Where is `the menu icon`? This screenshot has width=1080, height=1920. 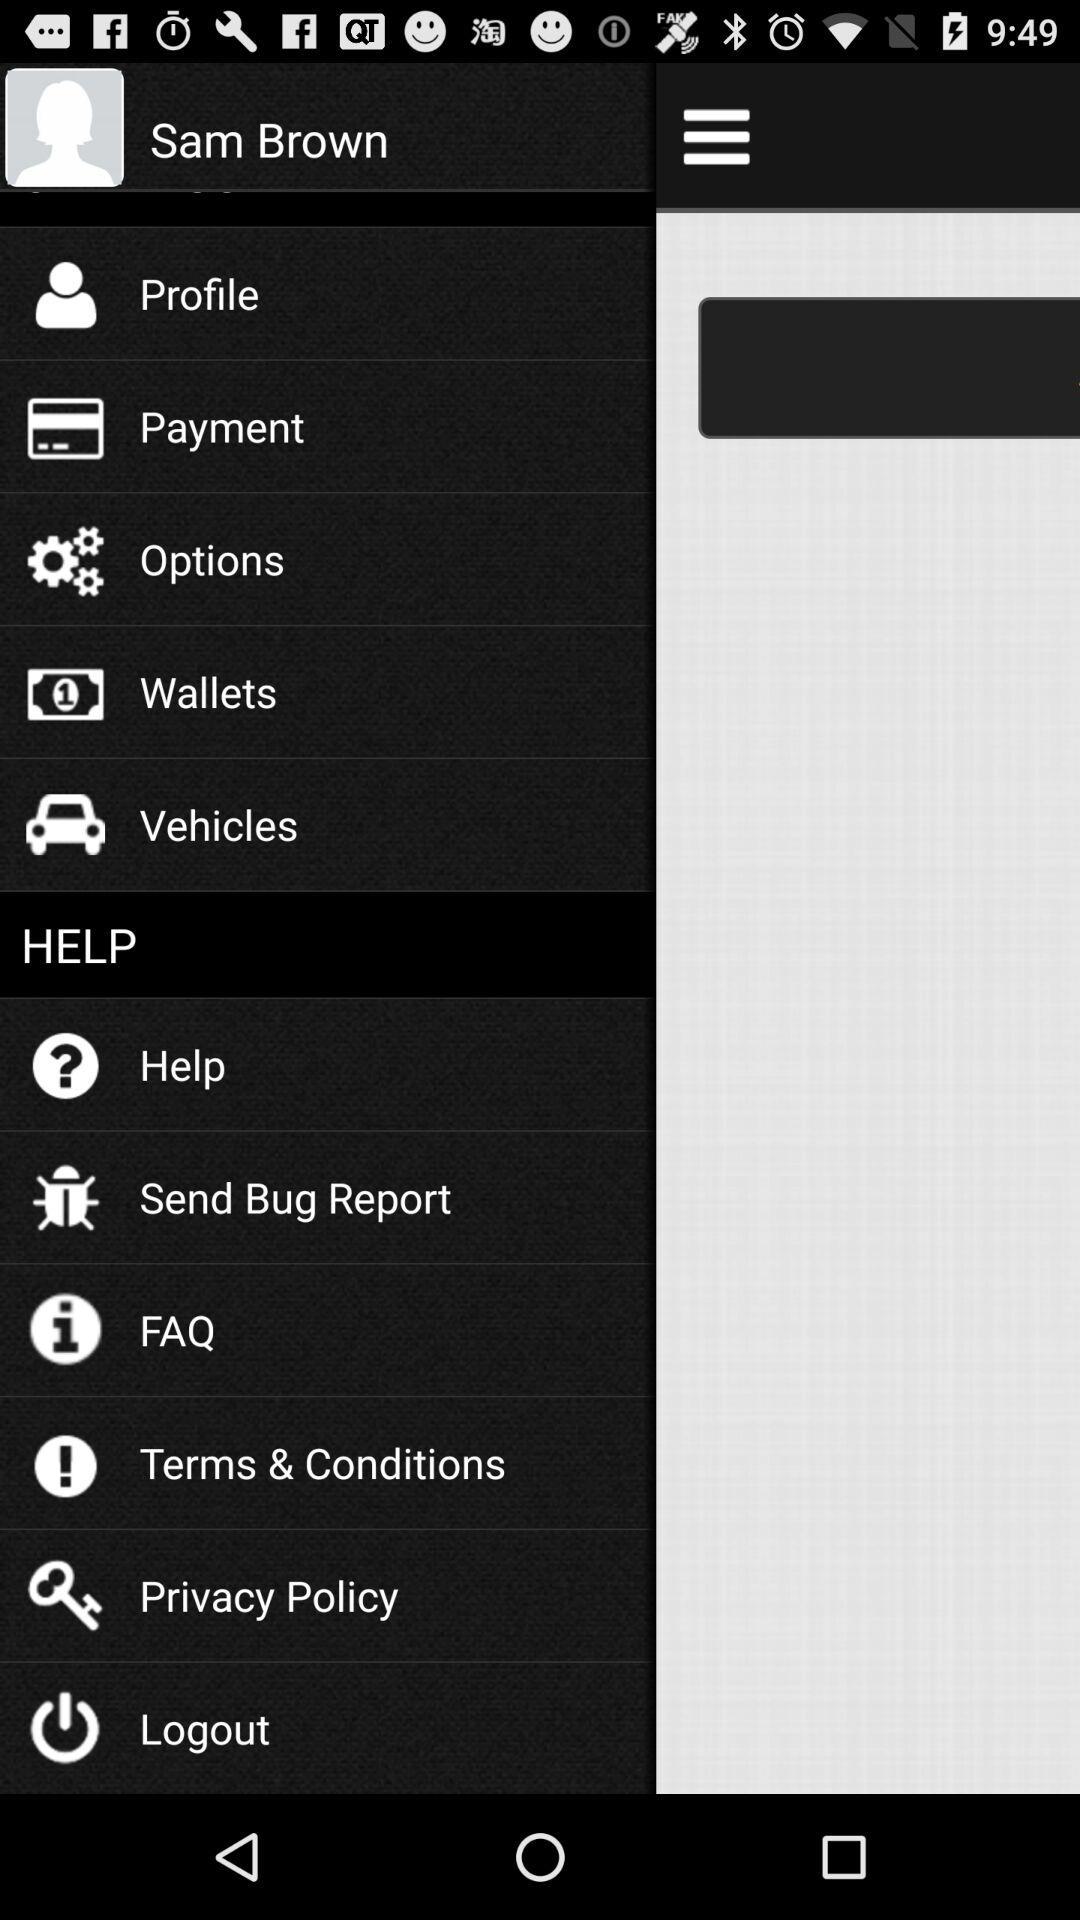
the menu icon is located at coordinates (715, 143).